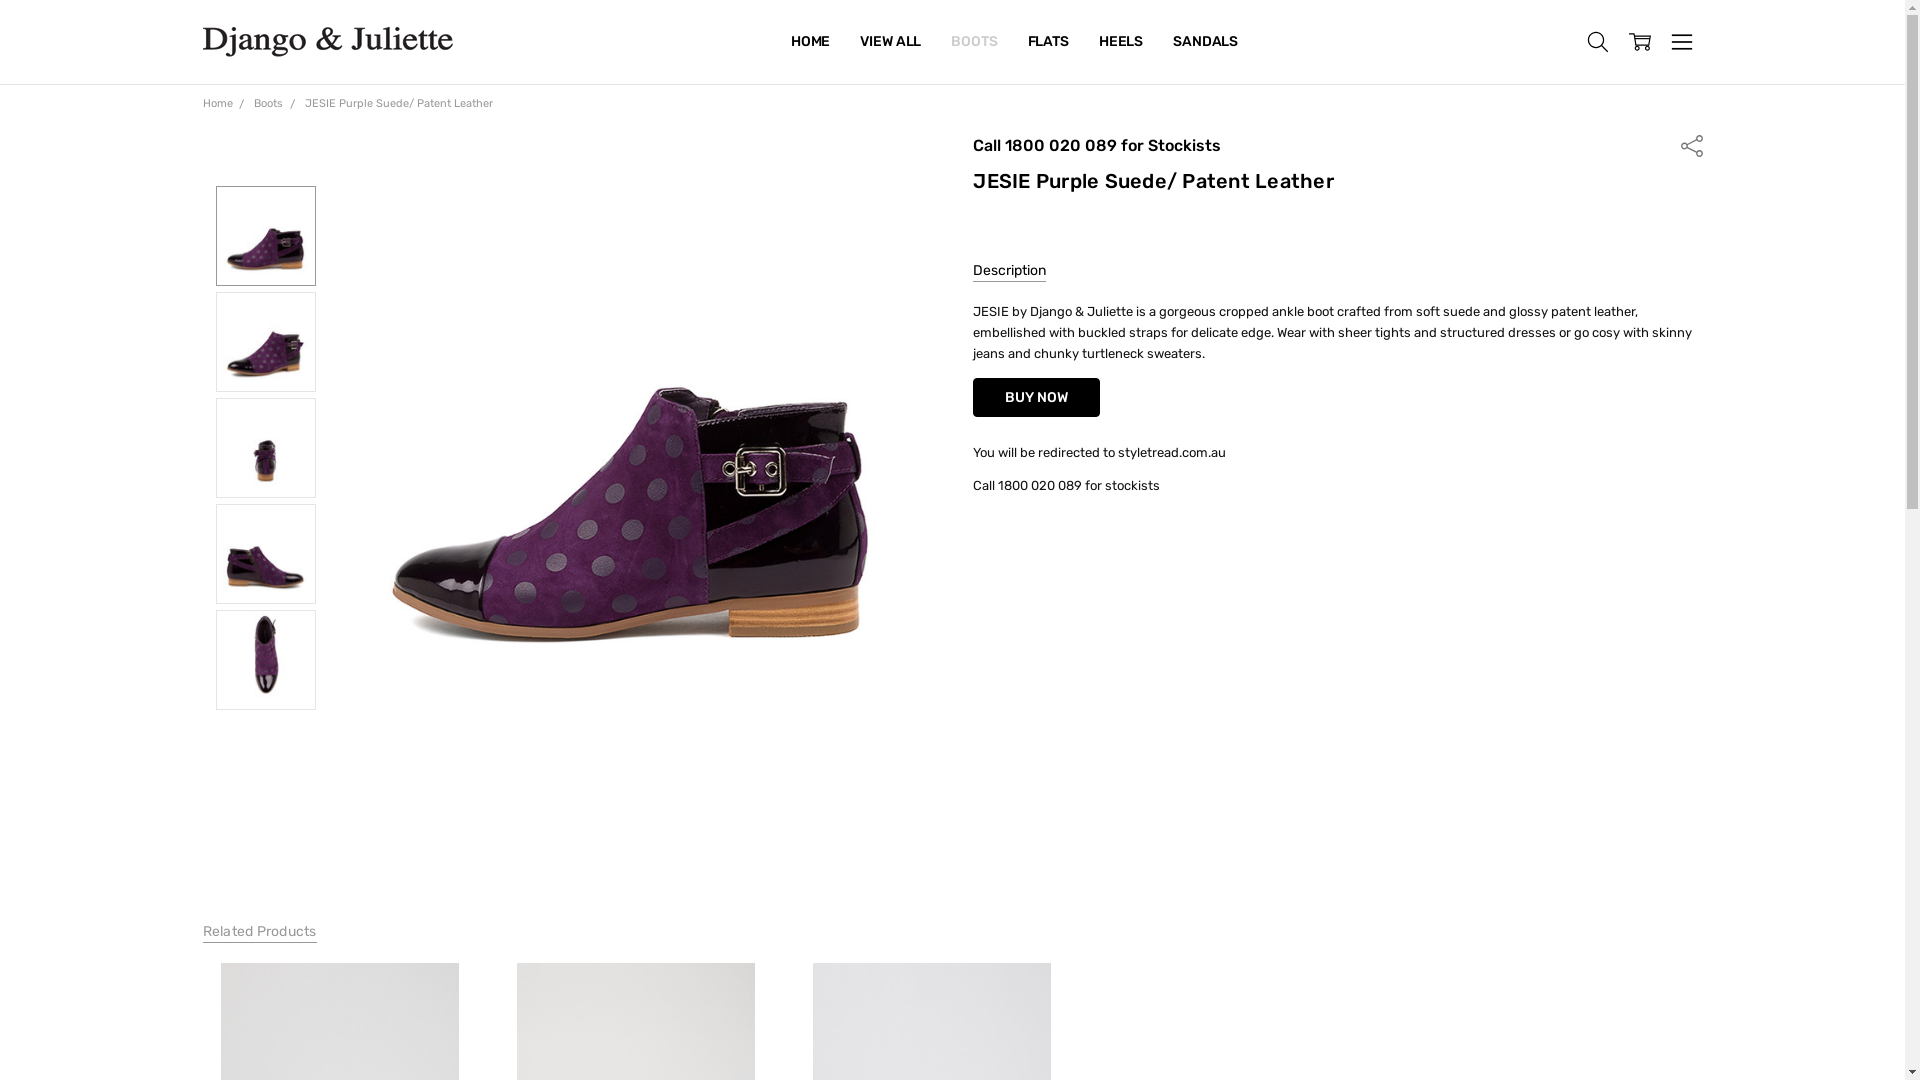 Image resolution: width=1920 pixels, height=1080 pixels. What do you see at coordinates (216, 103) in the screenshot?
I see `'Home'` at bounding box center [216, 103].